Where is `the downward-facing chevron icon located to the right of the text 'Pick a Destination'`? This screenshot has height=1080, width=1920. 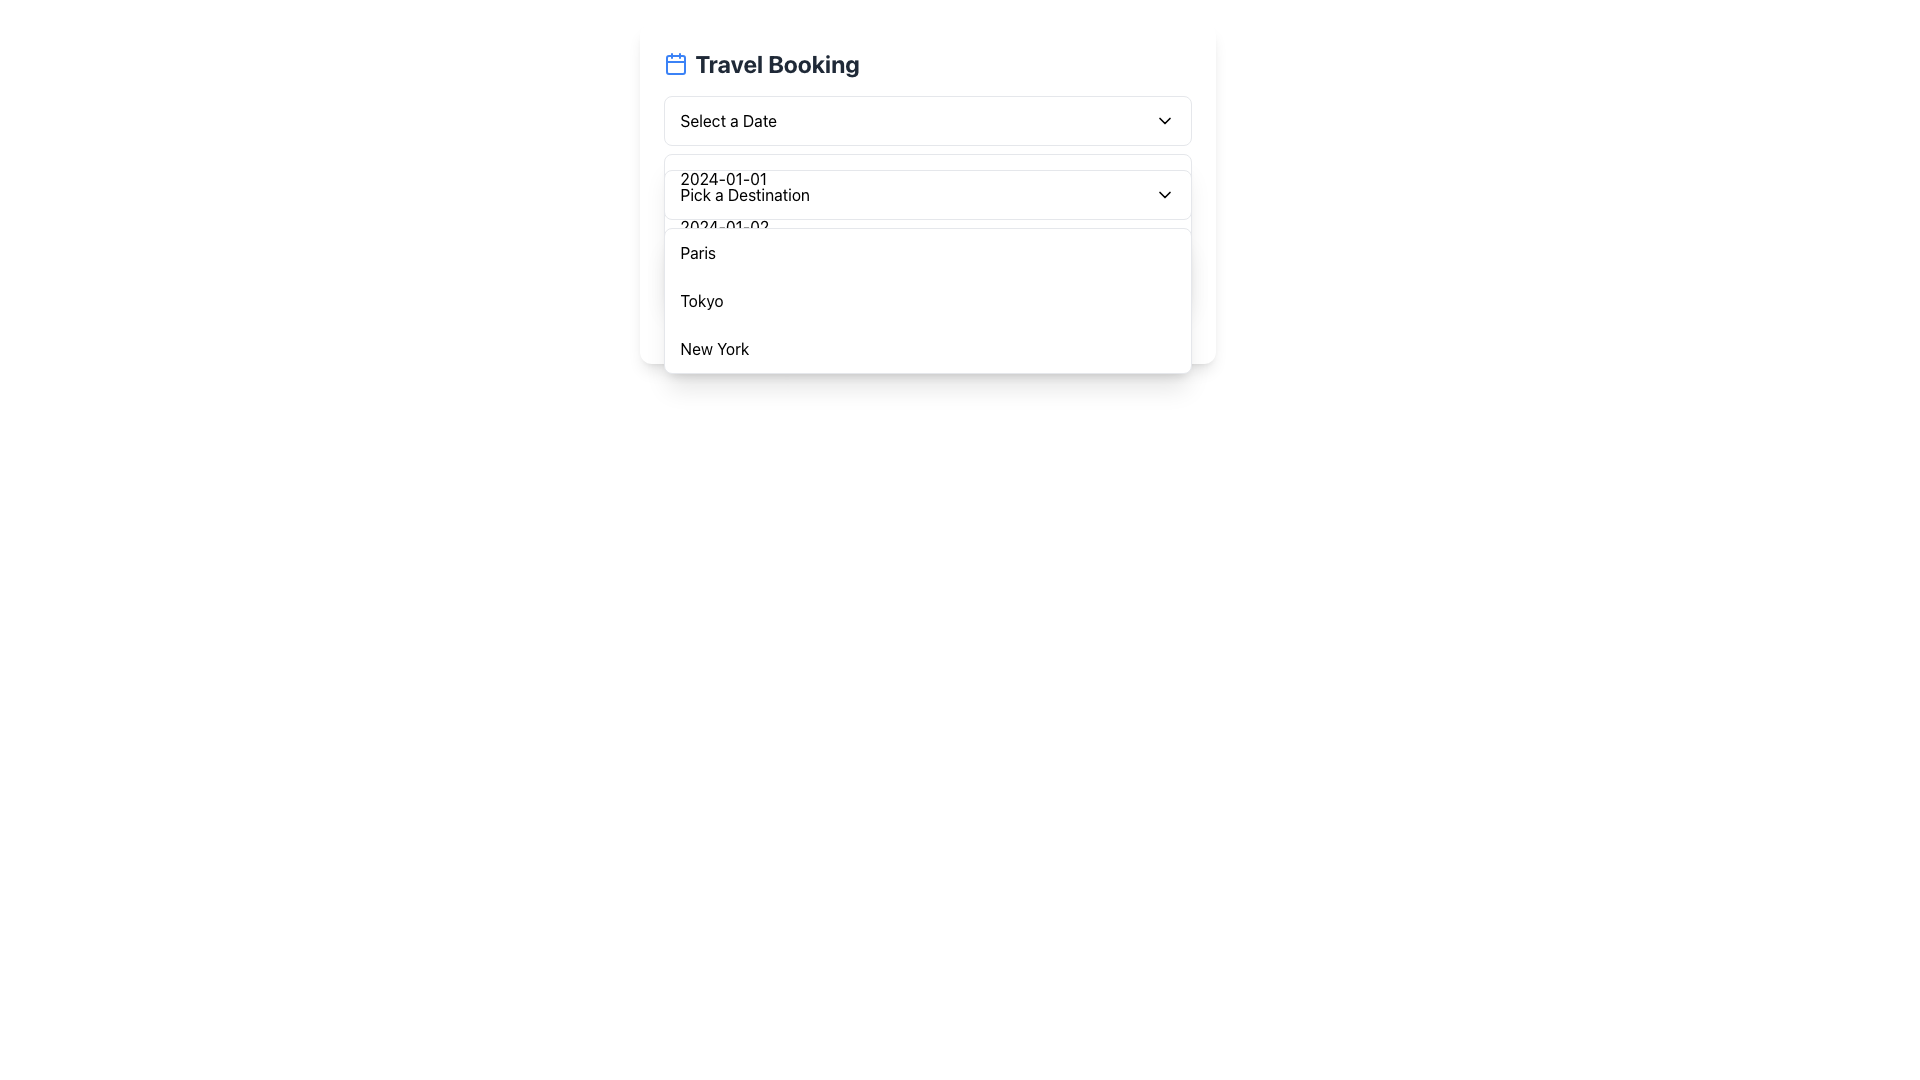
the downward-facing chevron icon located to the right of the text 'Pick a Destination' is located at coordinates (1164, 195).